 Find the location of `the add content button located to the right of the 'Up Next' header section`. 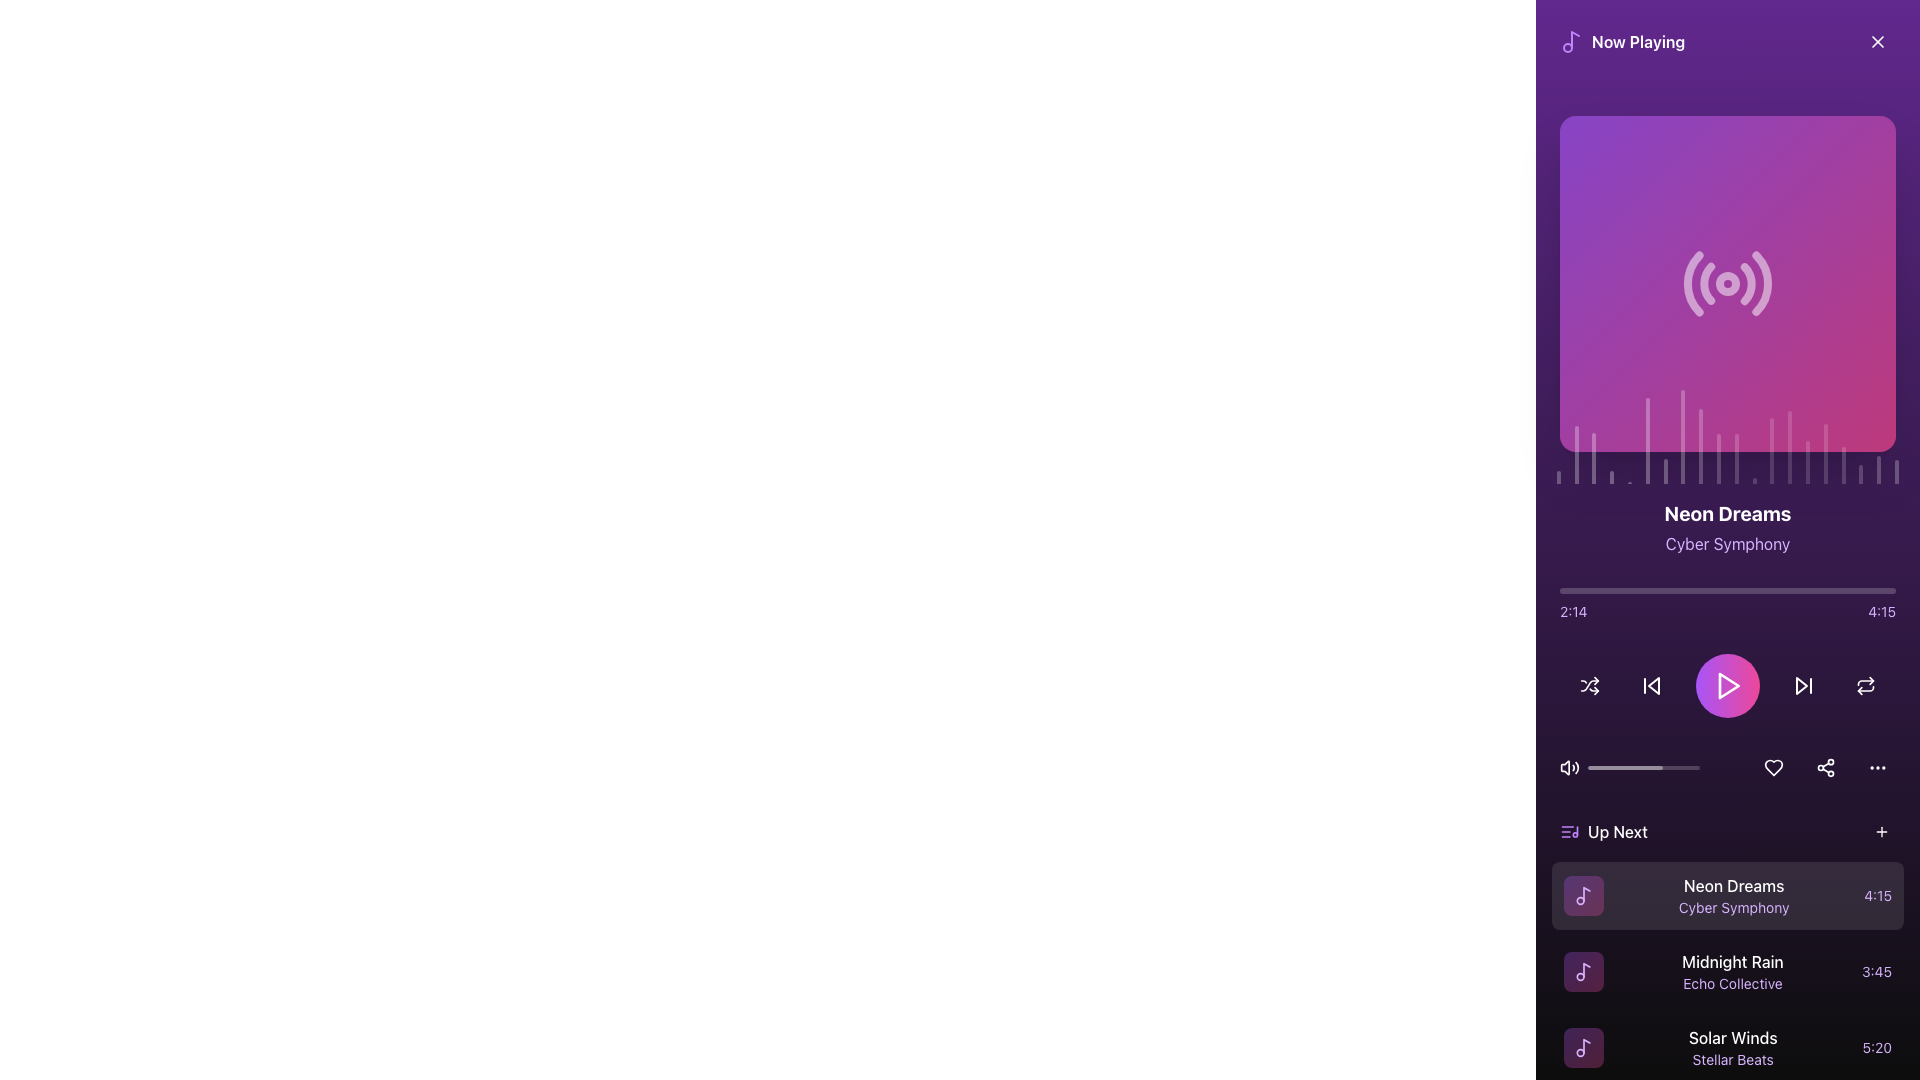

the add content button located to the right of the 'Up Next' header section is located at coordinates (1880, 832).